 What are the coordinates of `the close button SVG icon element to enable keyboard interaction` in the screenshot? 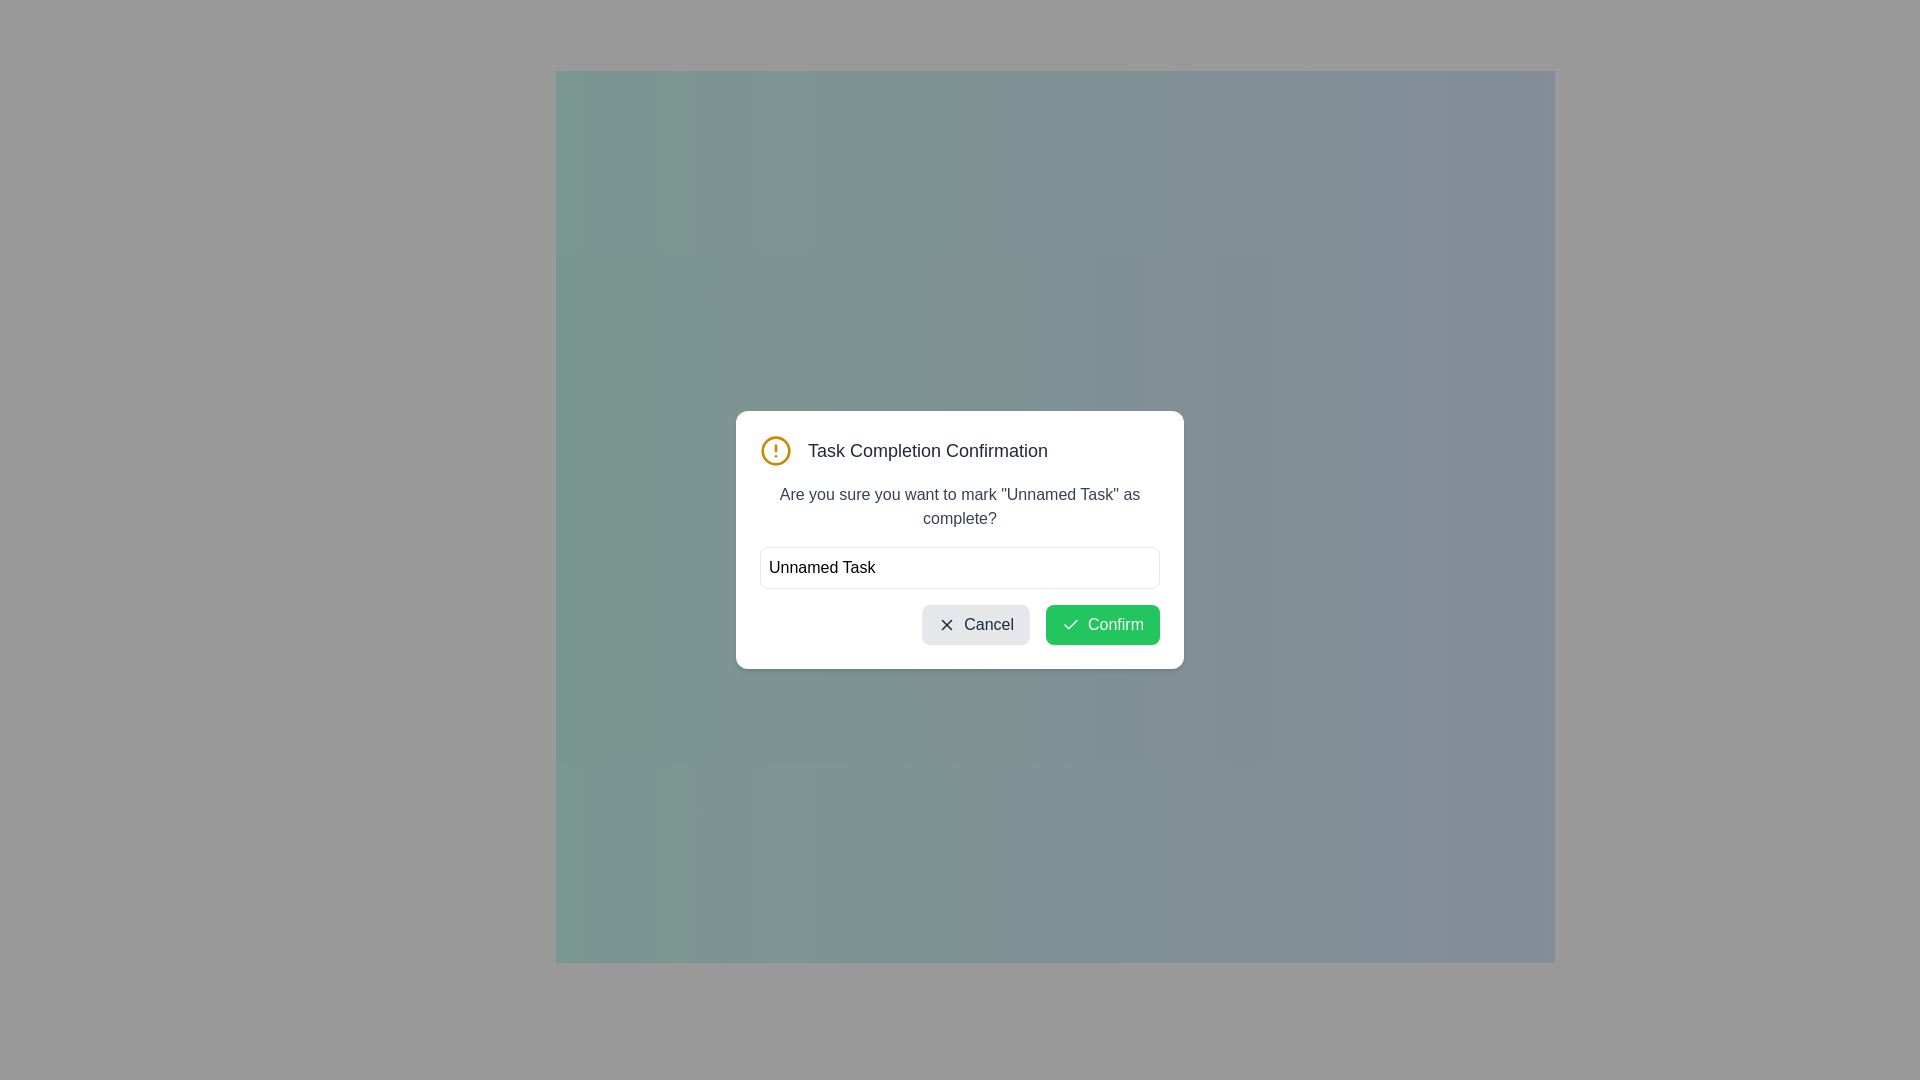 It's located at (946, 623).